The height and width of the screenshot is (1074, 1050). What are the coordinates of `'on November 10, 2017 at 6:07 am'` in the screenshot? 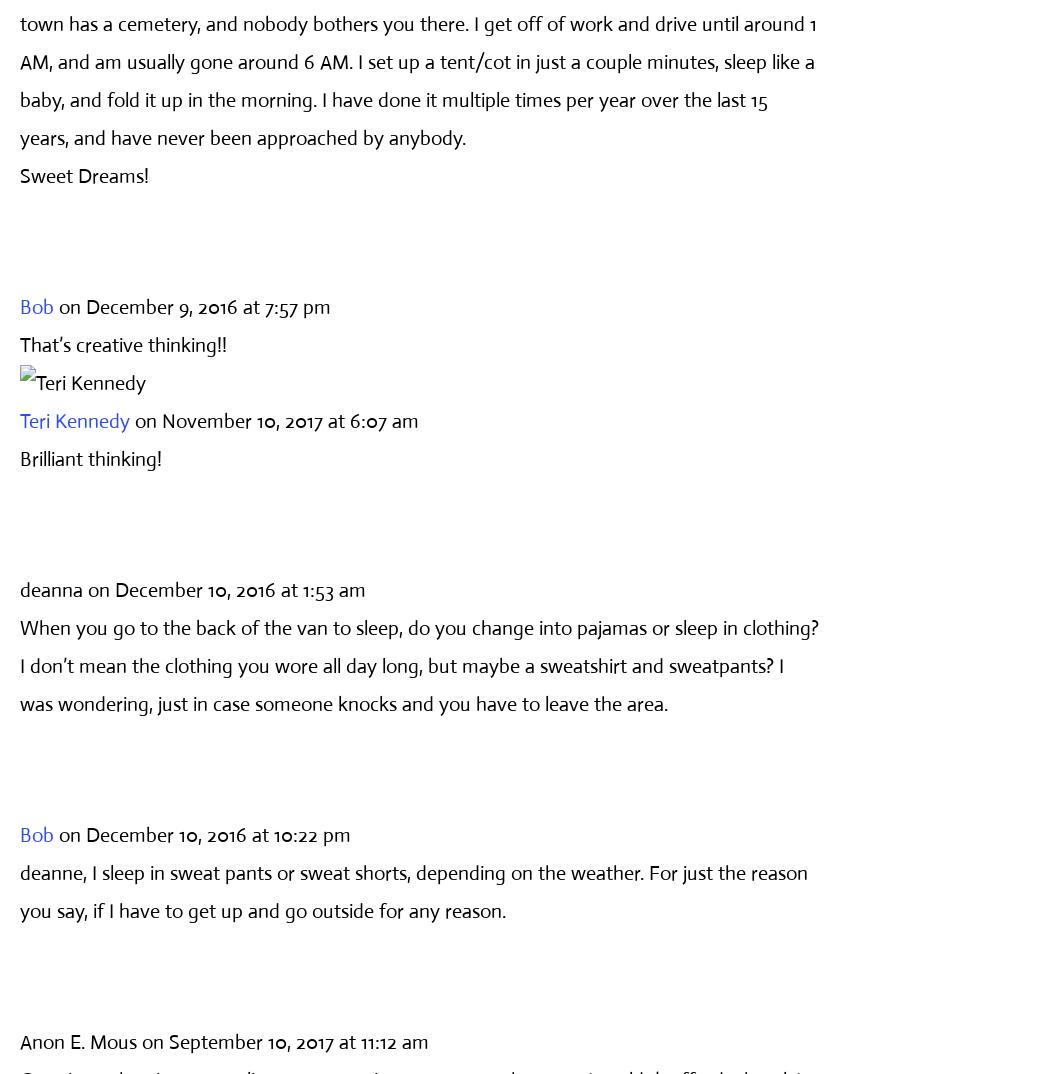 It's located at (275, 420).